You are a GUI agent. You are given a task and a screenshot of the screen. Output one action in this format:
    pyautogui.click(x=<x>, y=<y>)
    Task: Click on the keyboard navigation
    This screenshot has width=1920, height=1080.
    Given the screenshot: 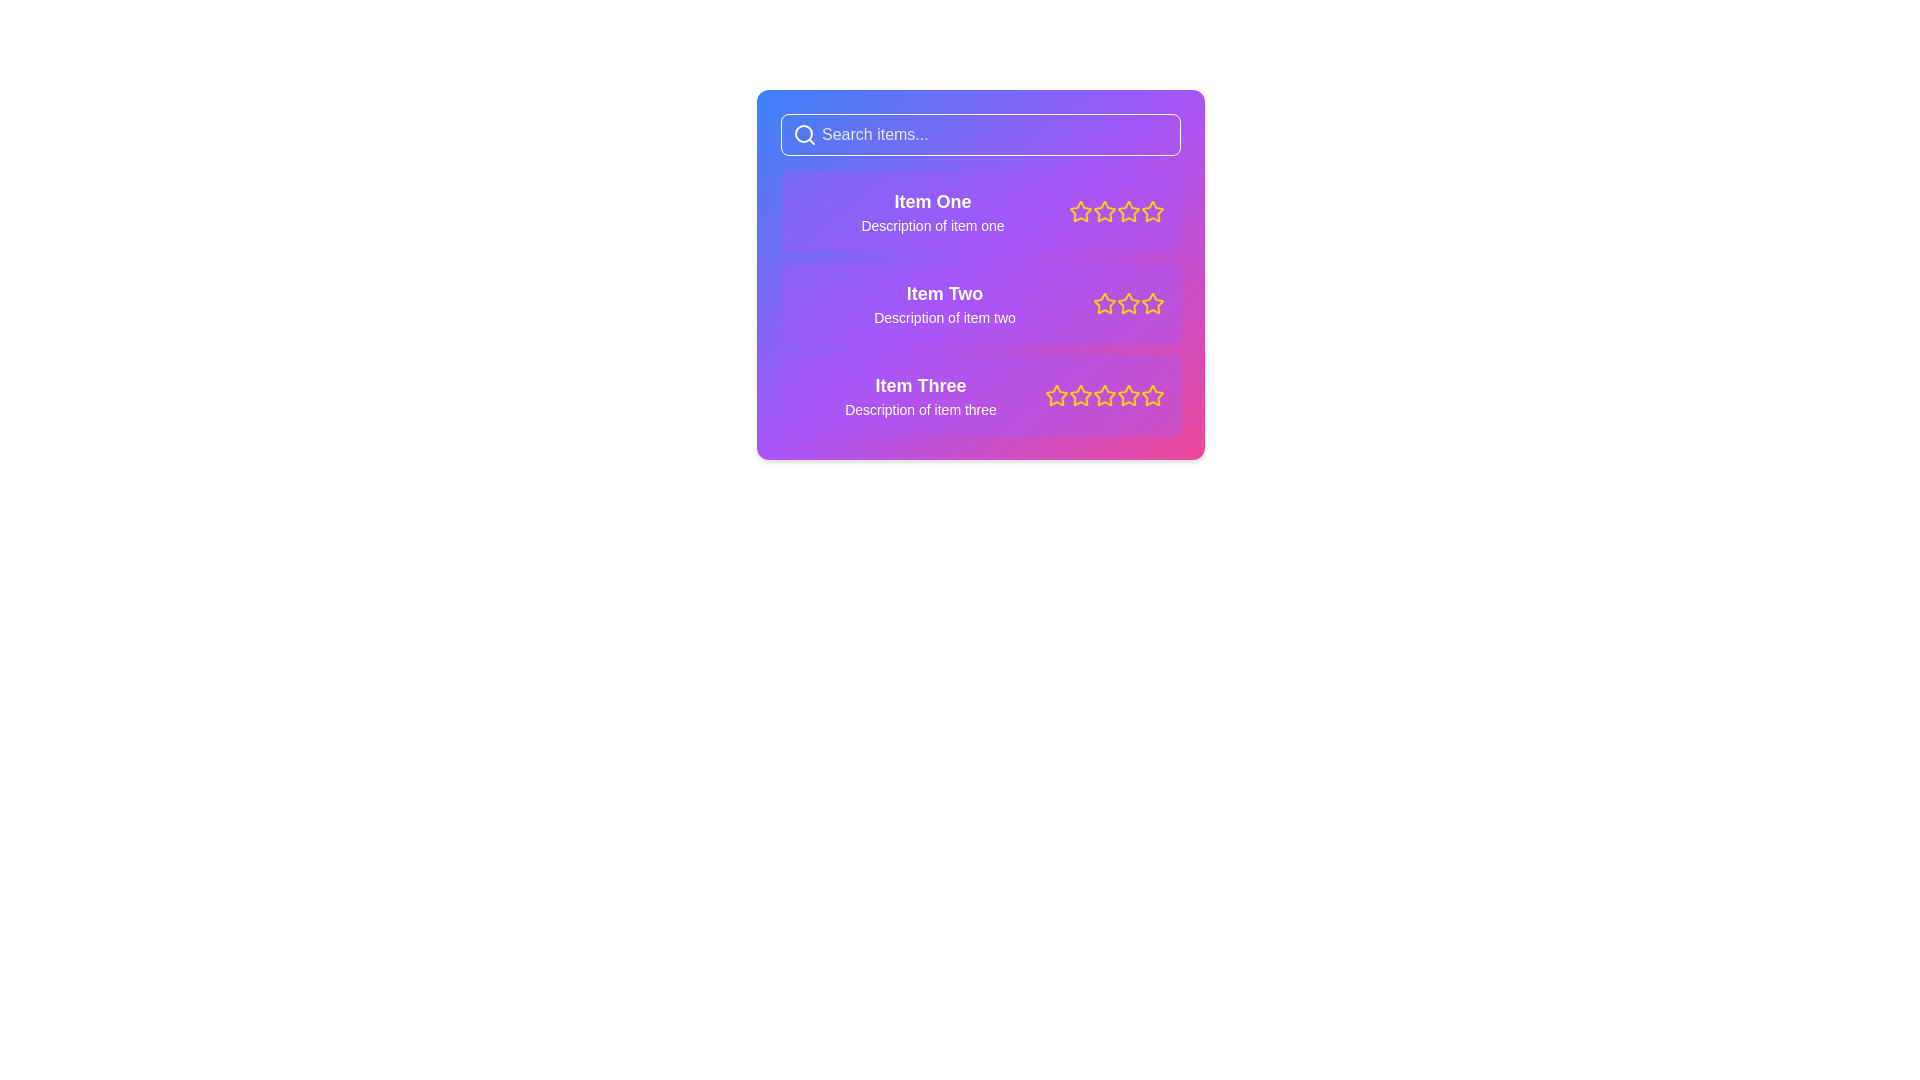 What is the action you would take?
    pyautogui.click(x=1152, y=304)
    